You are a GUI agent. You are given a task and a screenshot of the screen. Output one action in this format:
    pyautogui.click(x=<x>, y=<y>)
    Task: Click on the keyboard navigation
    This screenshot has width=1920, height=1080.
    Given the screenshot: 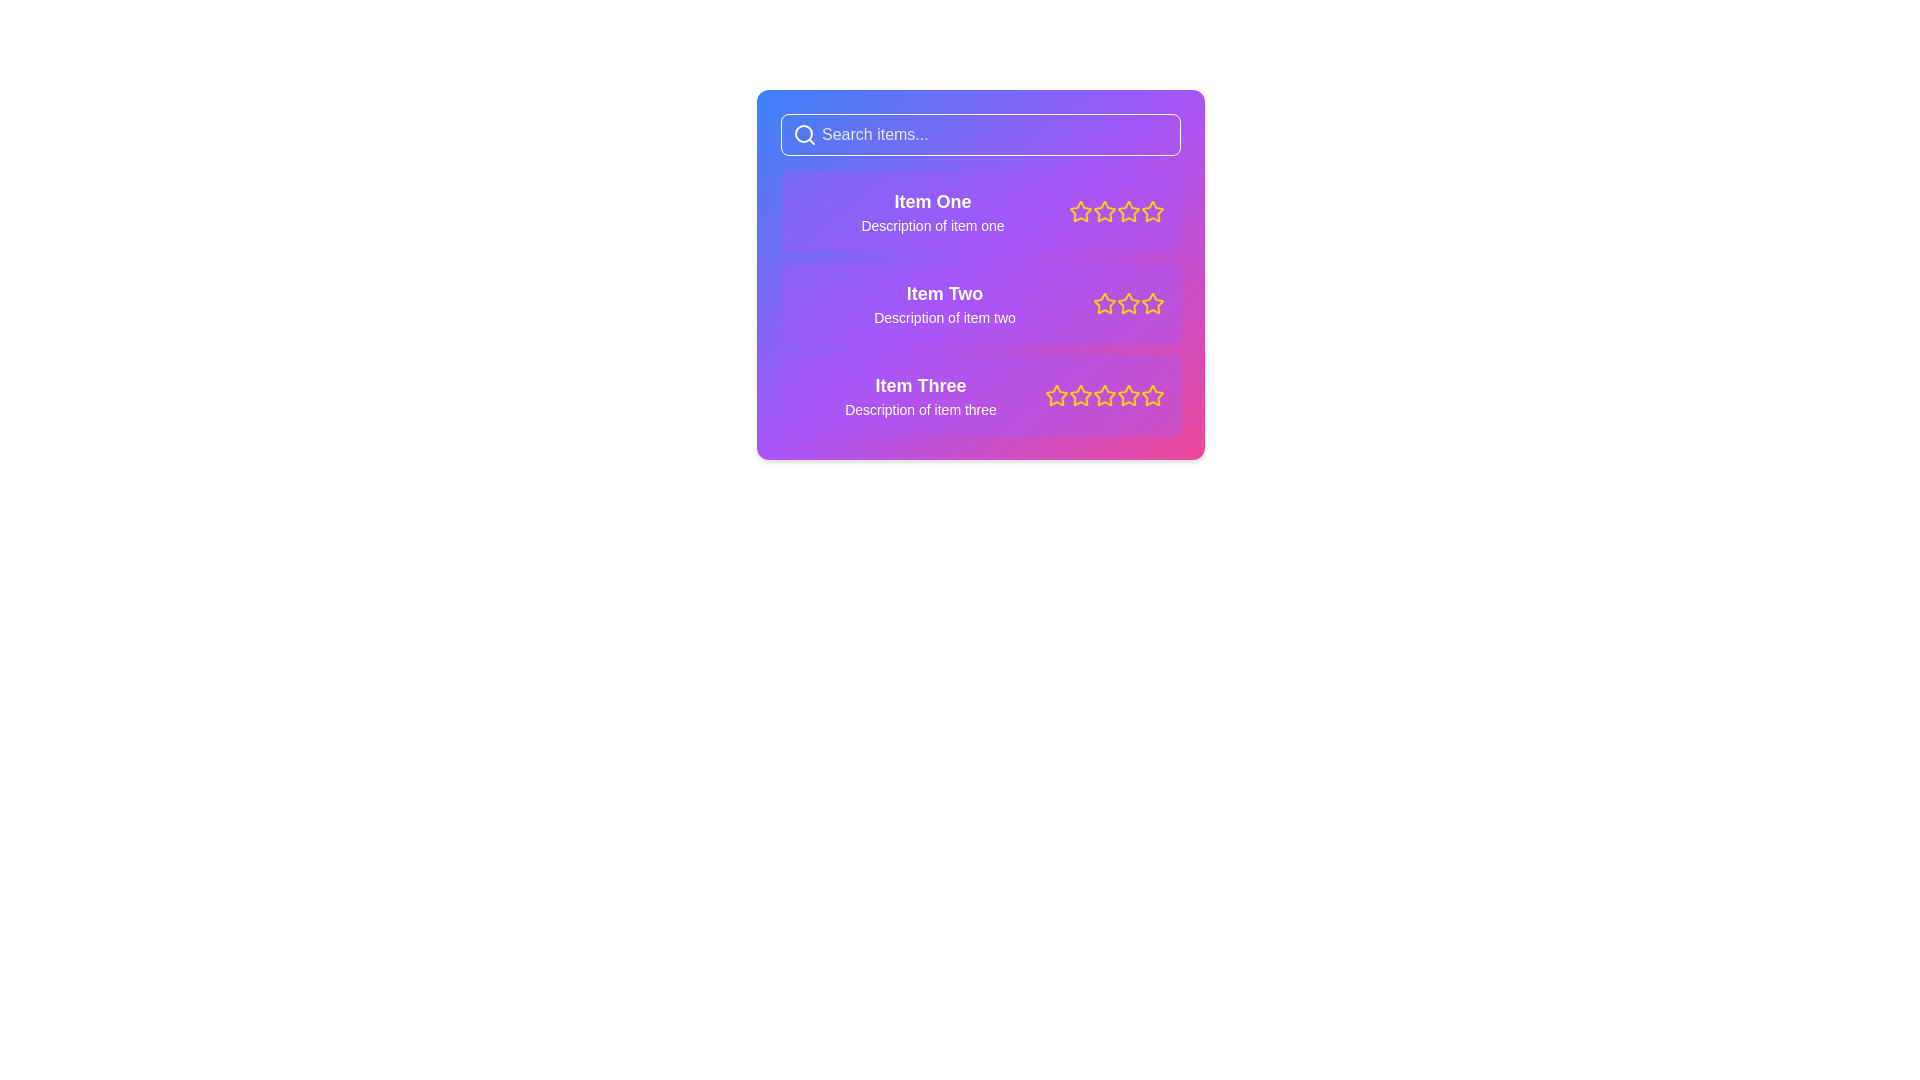 What is the action you would take?
    pyautogui.click(x=1152, y=304)
    